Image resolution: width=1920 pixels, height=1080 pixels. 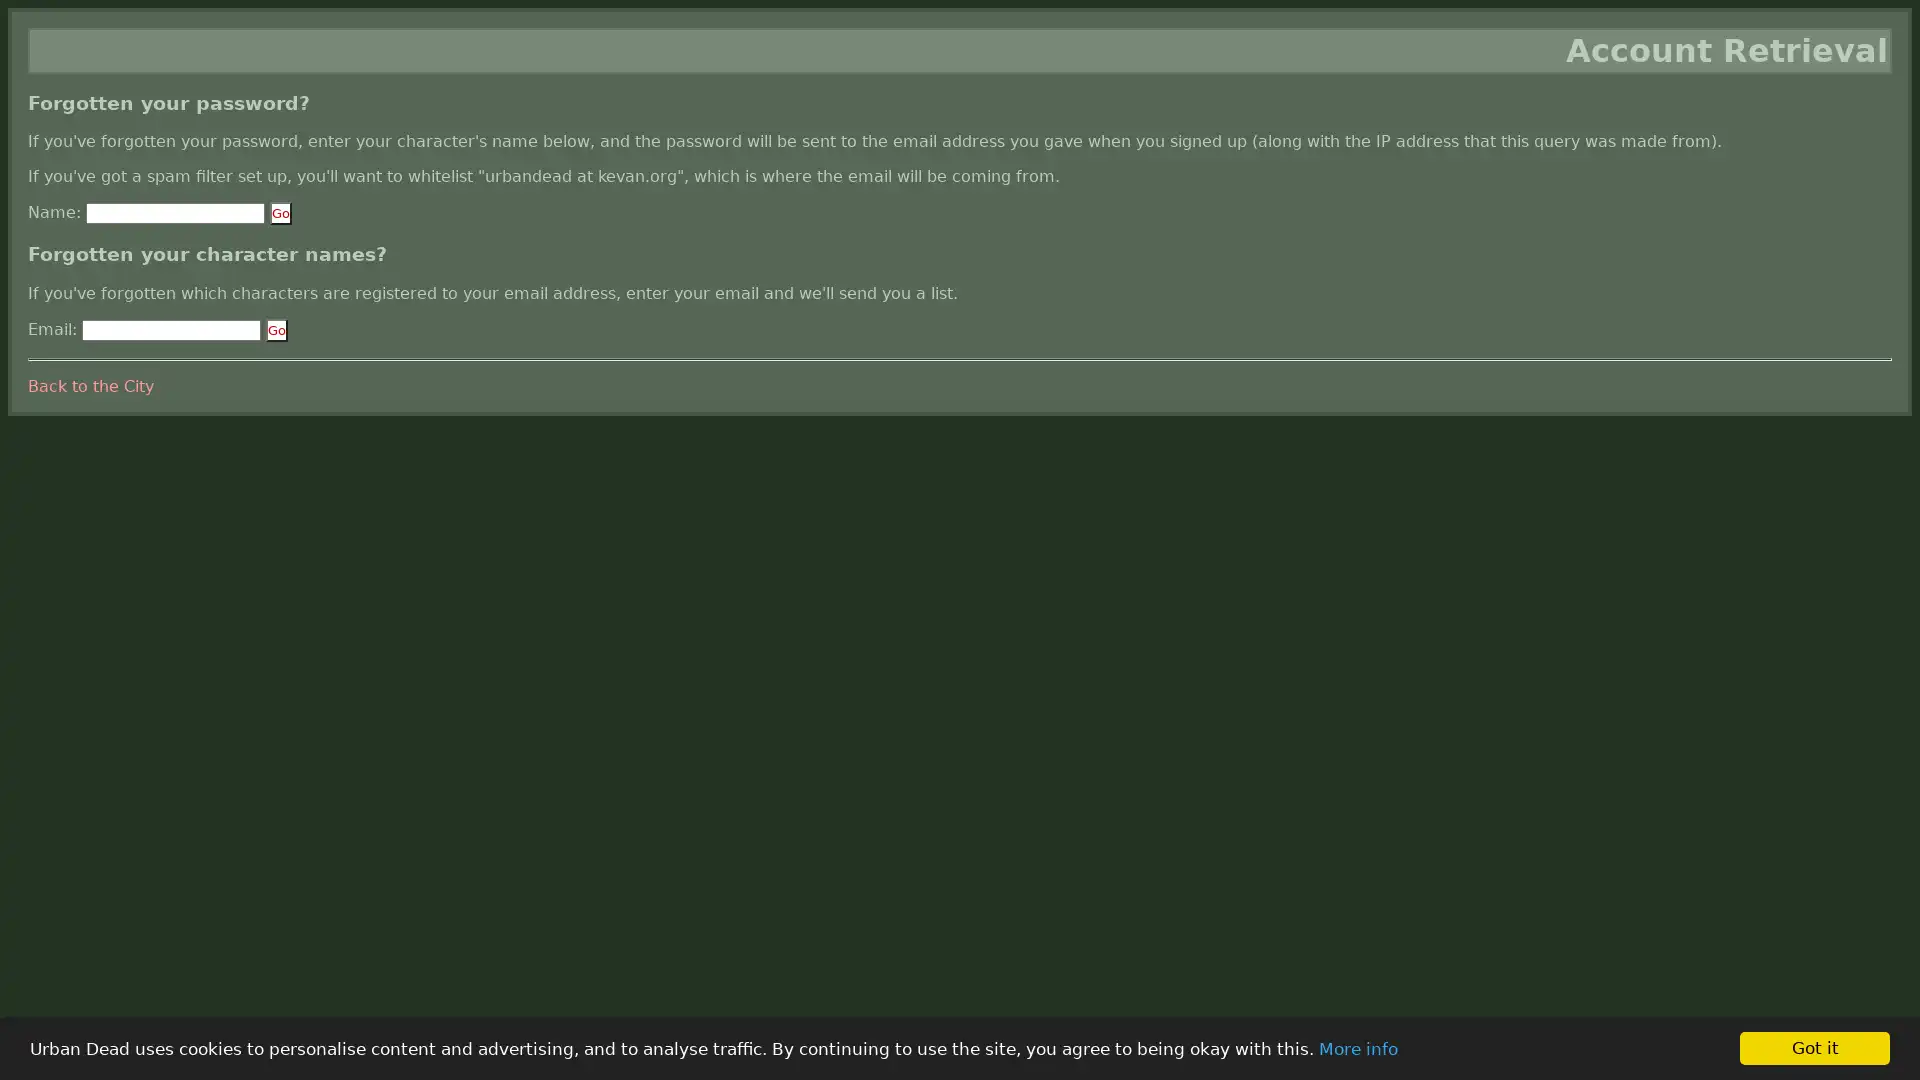 I want to click on Go, so click(x=280, y=213).